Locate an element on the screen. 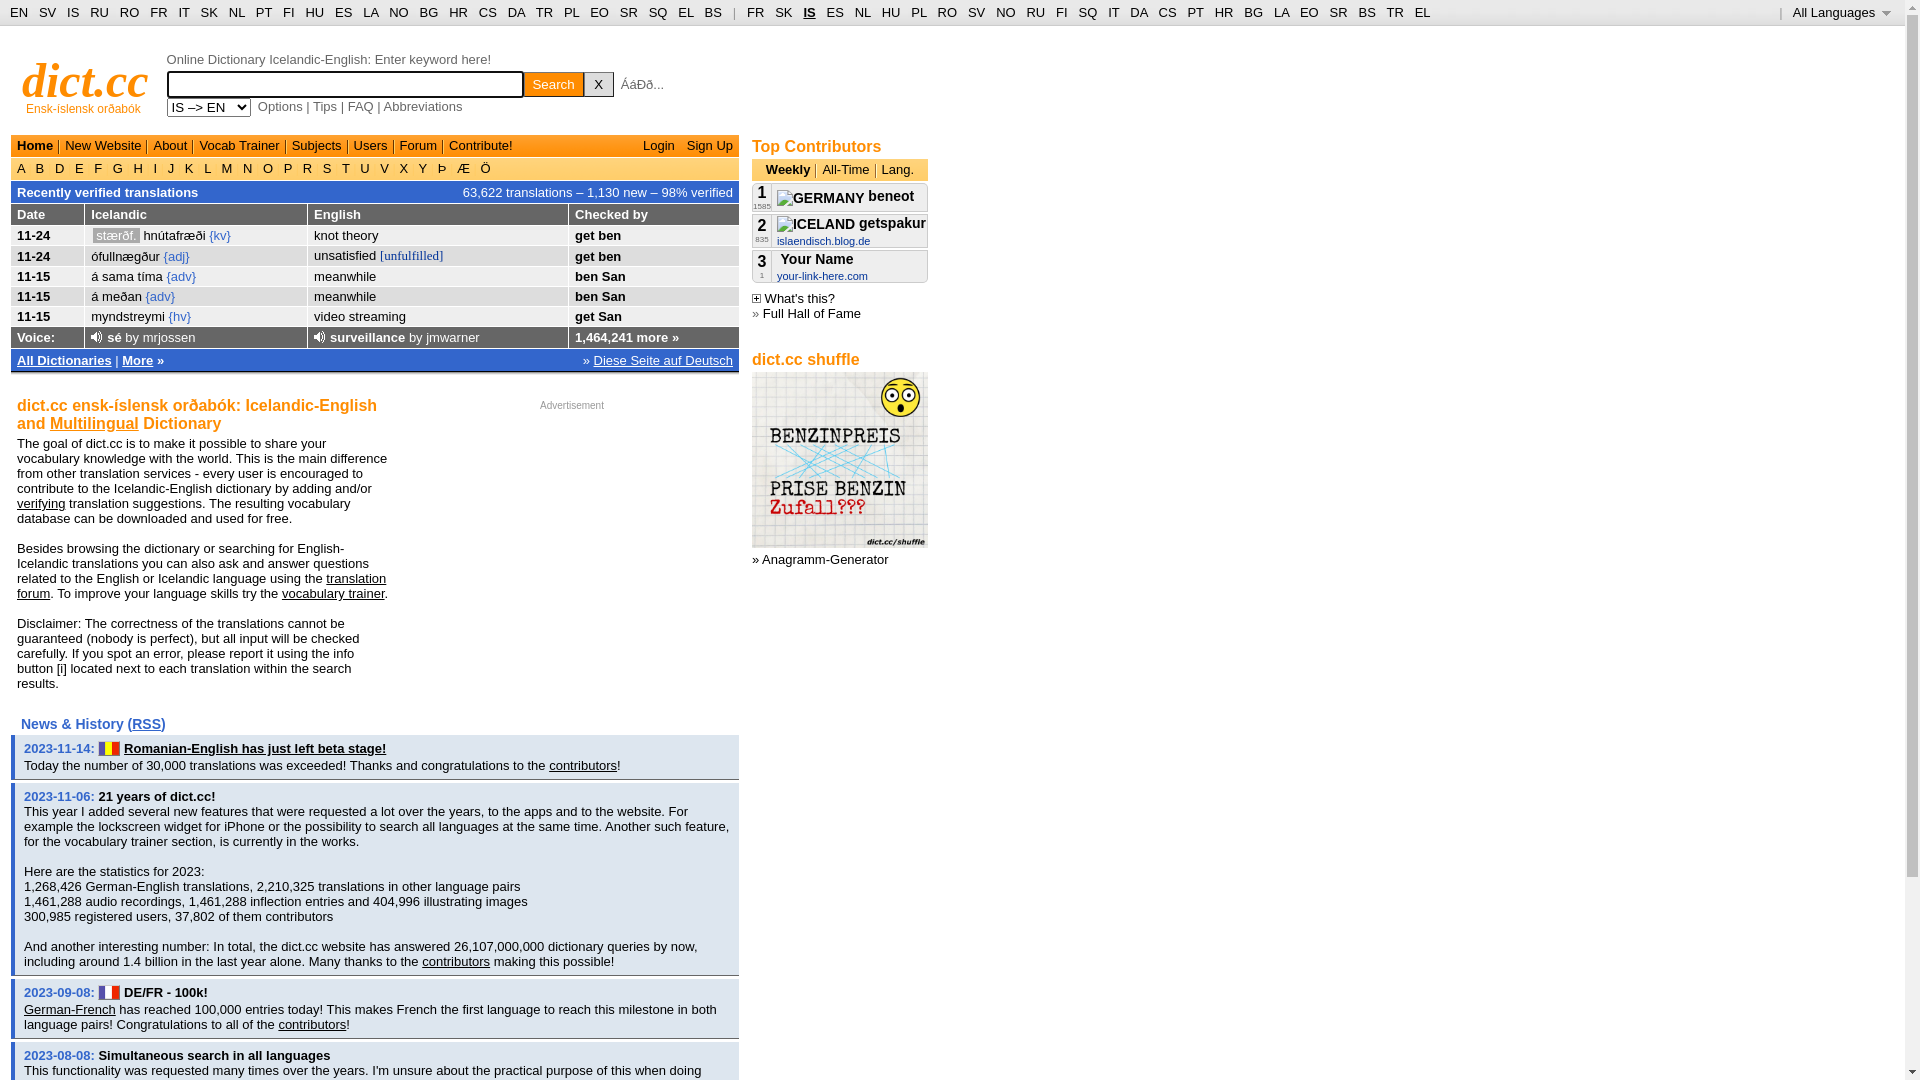 The height and width of the screenshot is (1080, 1920). 'S' is located at coordinates (326, 167).